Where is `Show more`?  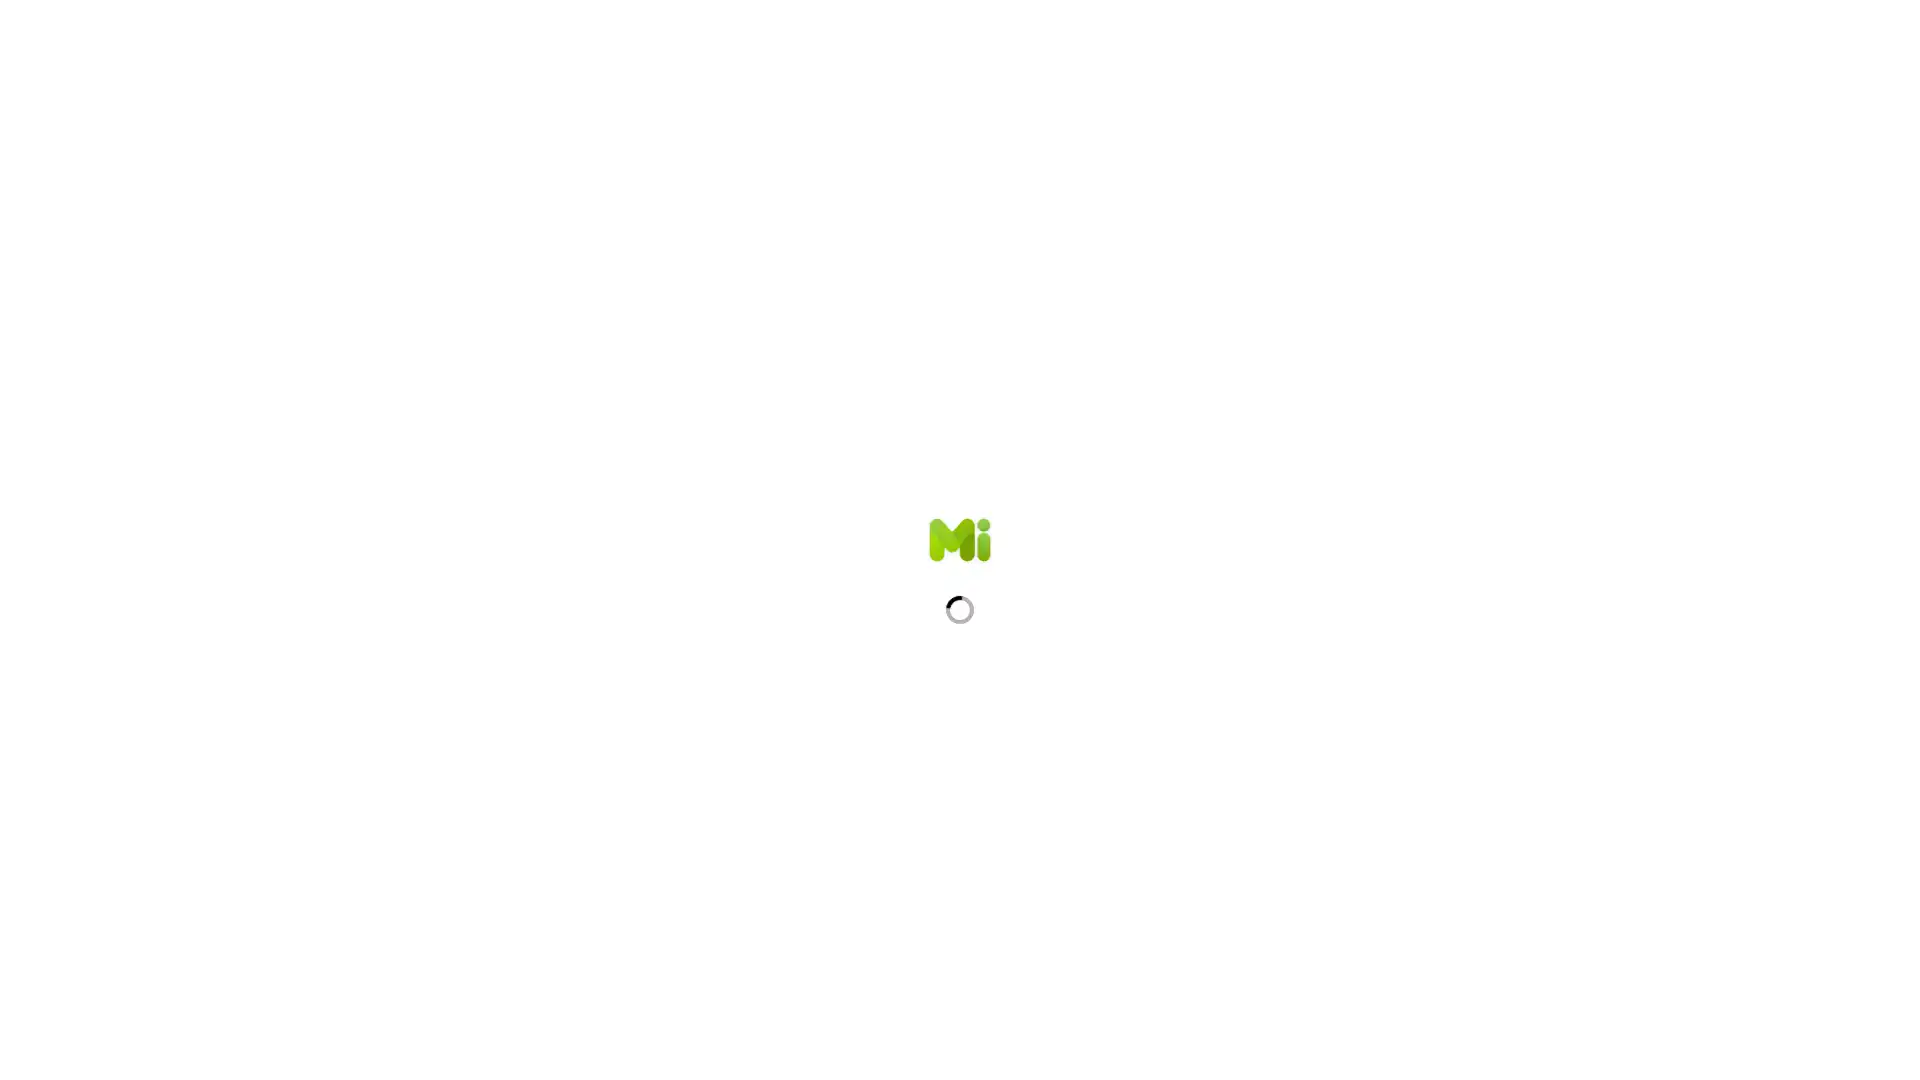
Show more is located at coordinates (1232, 131).